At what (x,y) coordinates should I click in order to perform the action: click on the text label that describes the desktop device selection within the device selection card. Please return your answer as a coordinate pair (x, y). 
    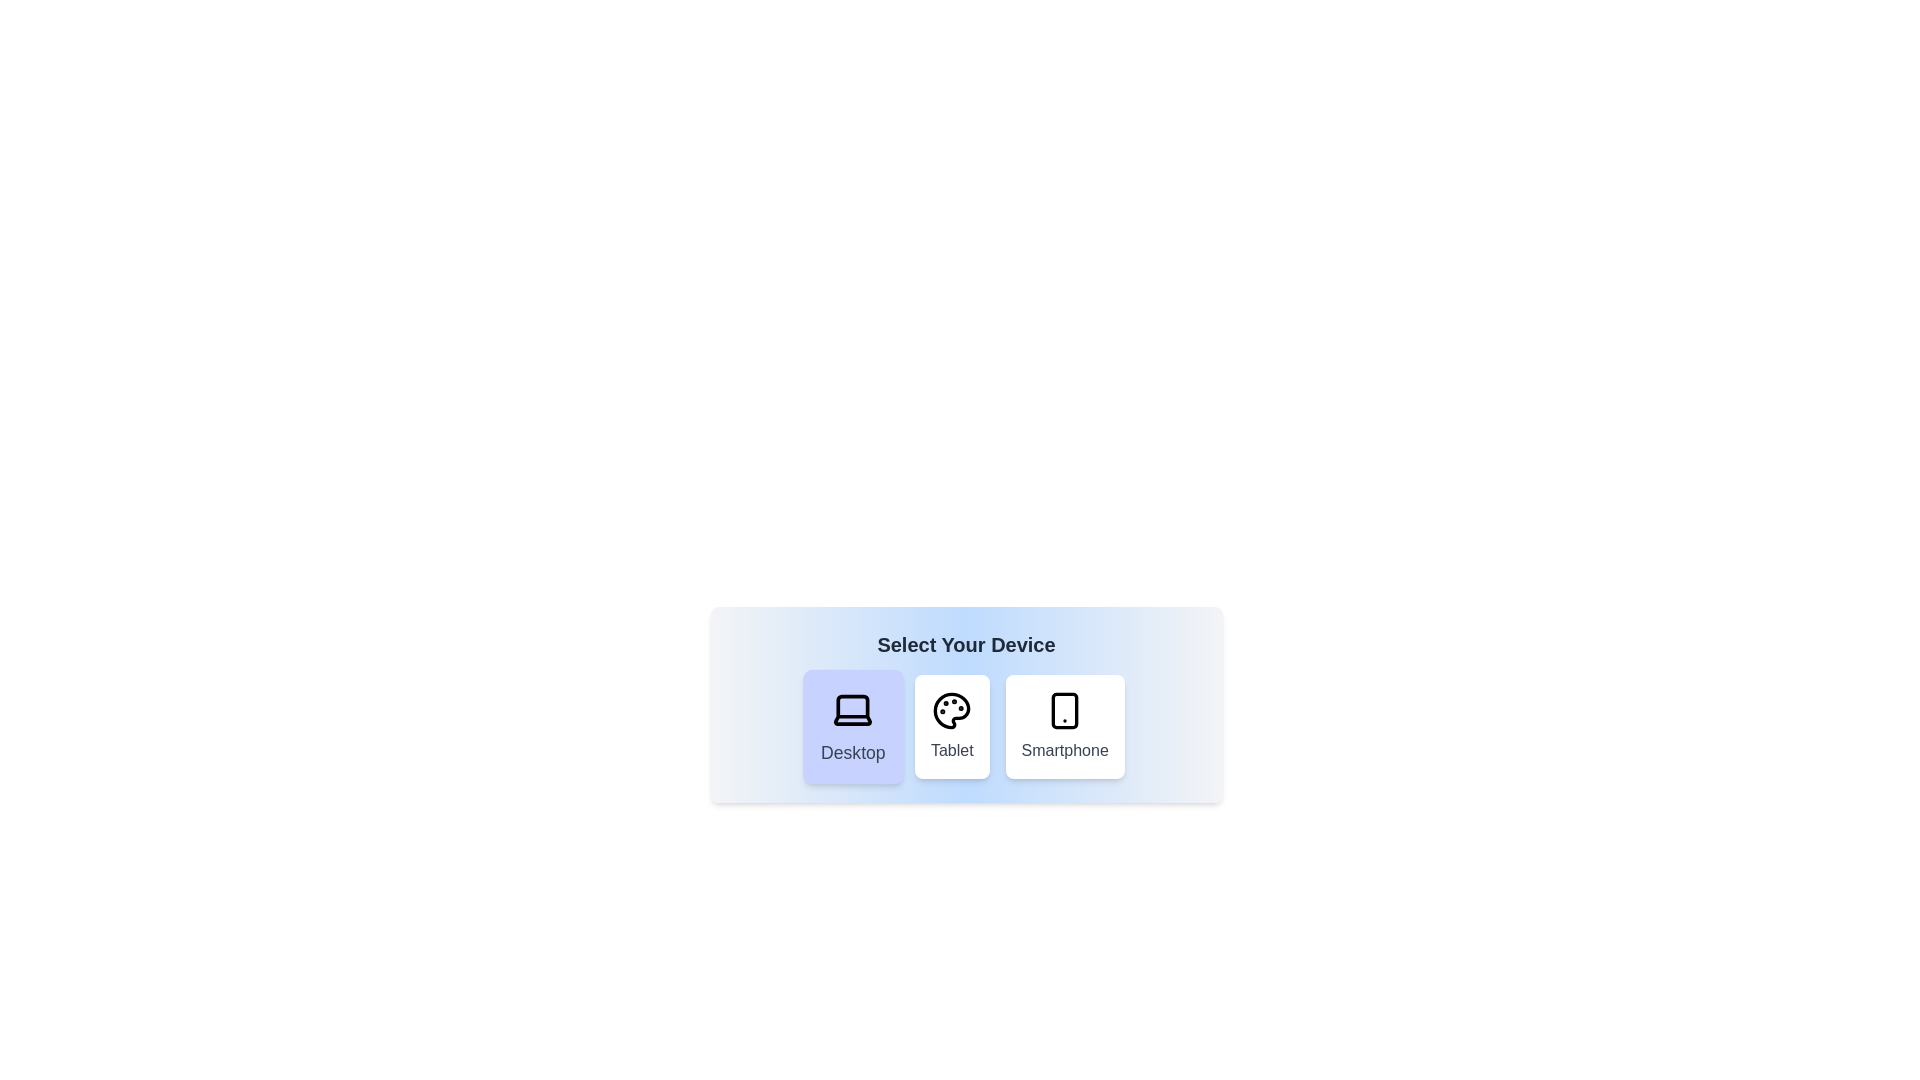
    Looking at the image, I should click on (853, 753).